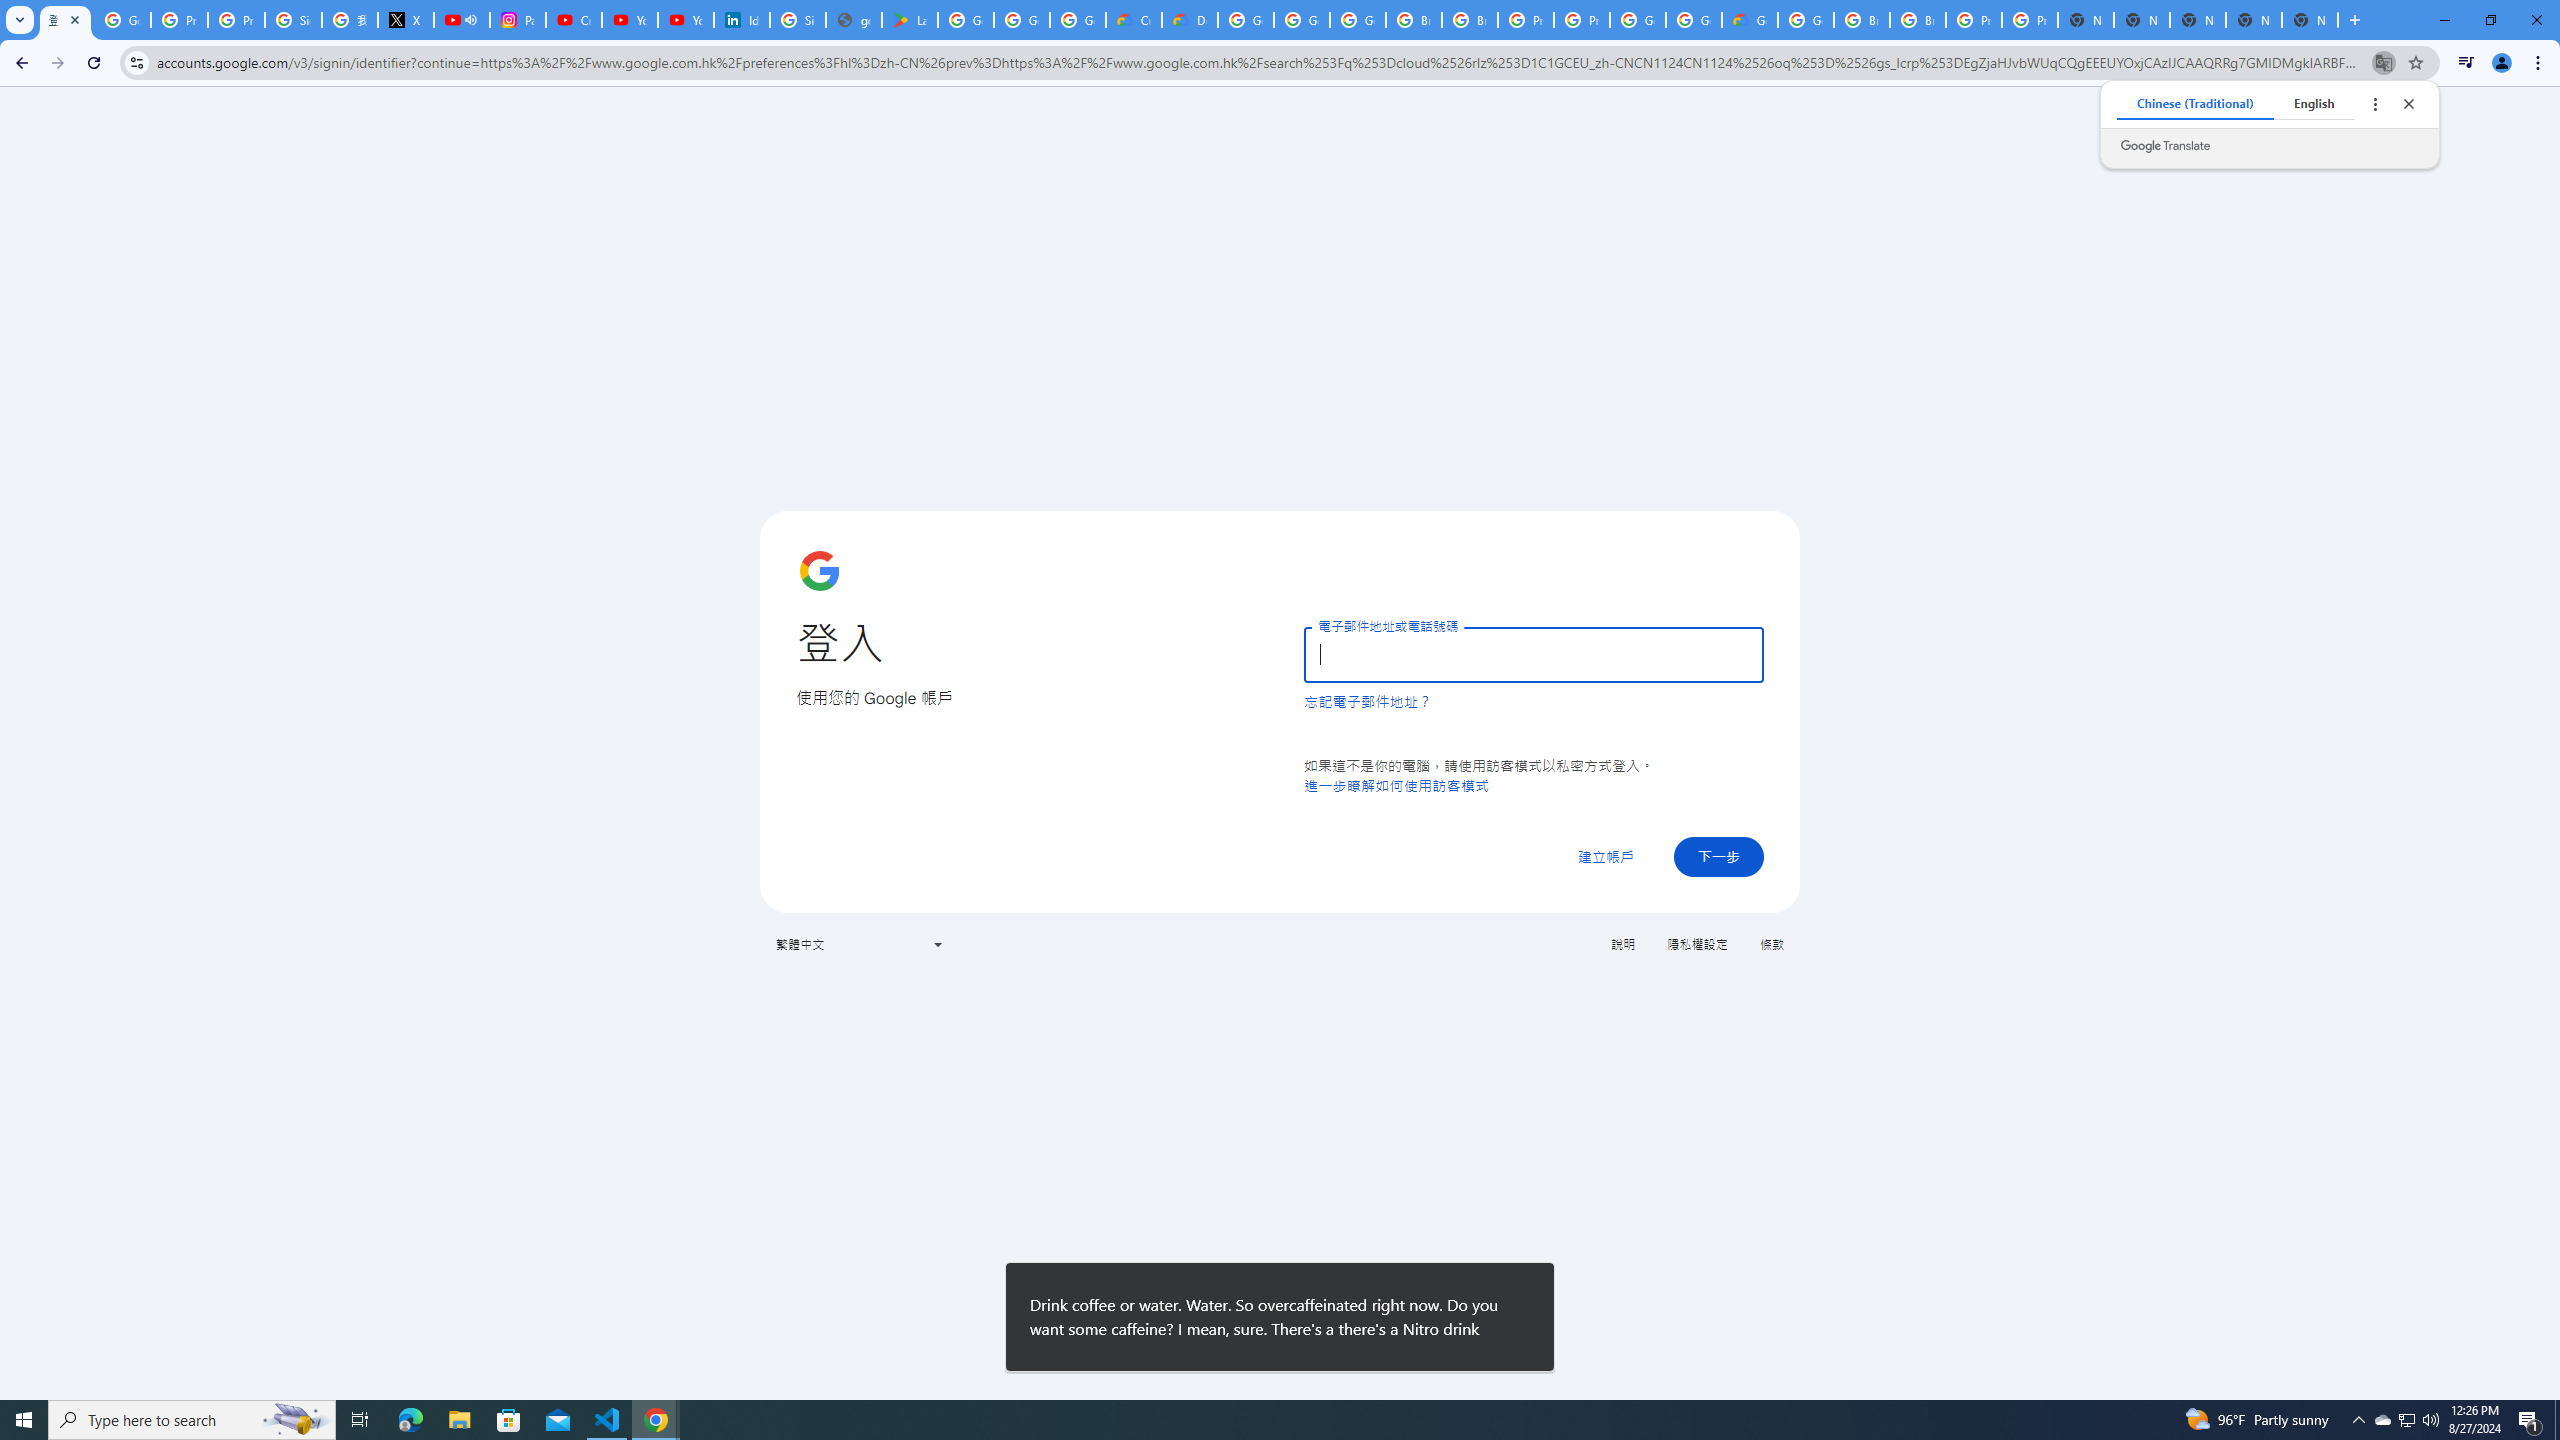  I want to click on 'google_privacy_policy_en.pdf', so click(852, 19).